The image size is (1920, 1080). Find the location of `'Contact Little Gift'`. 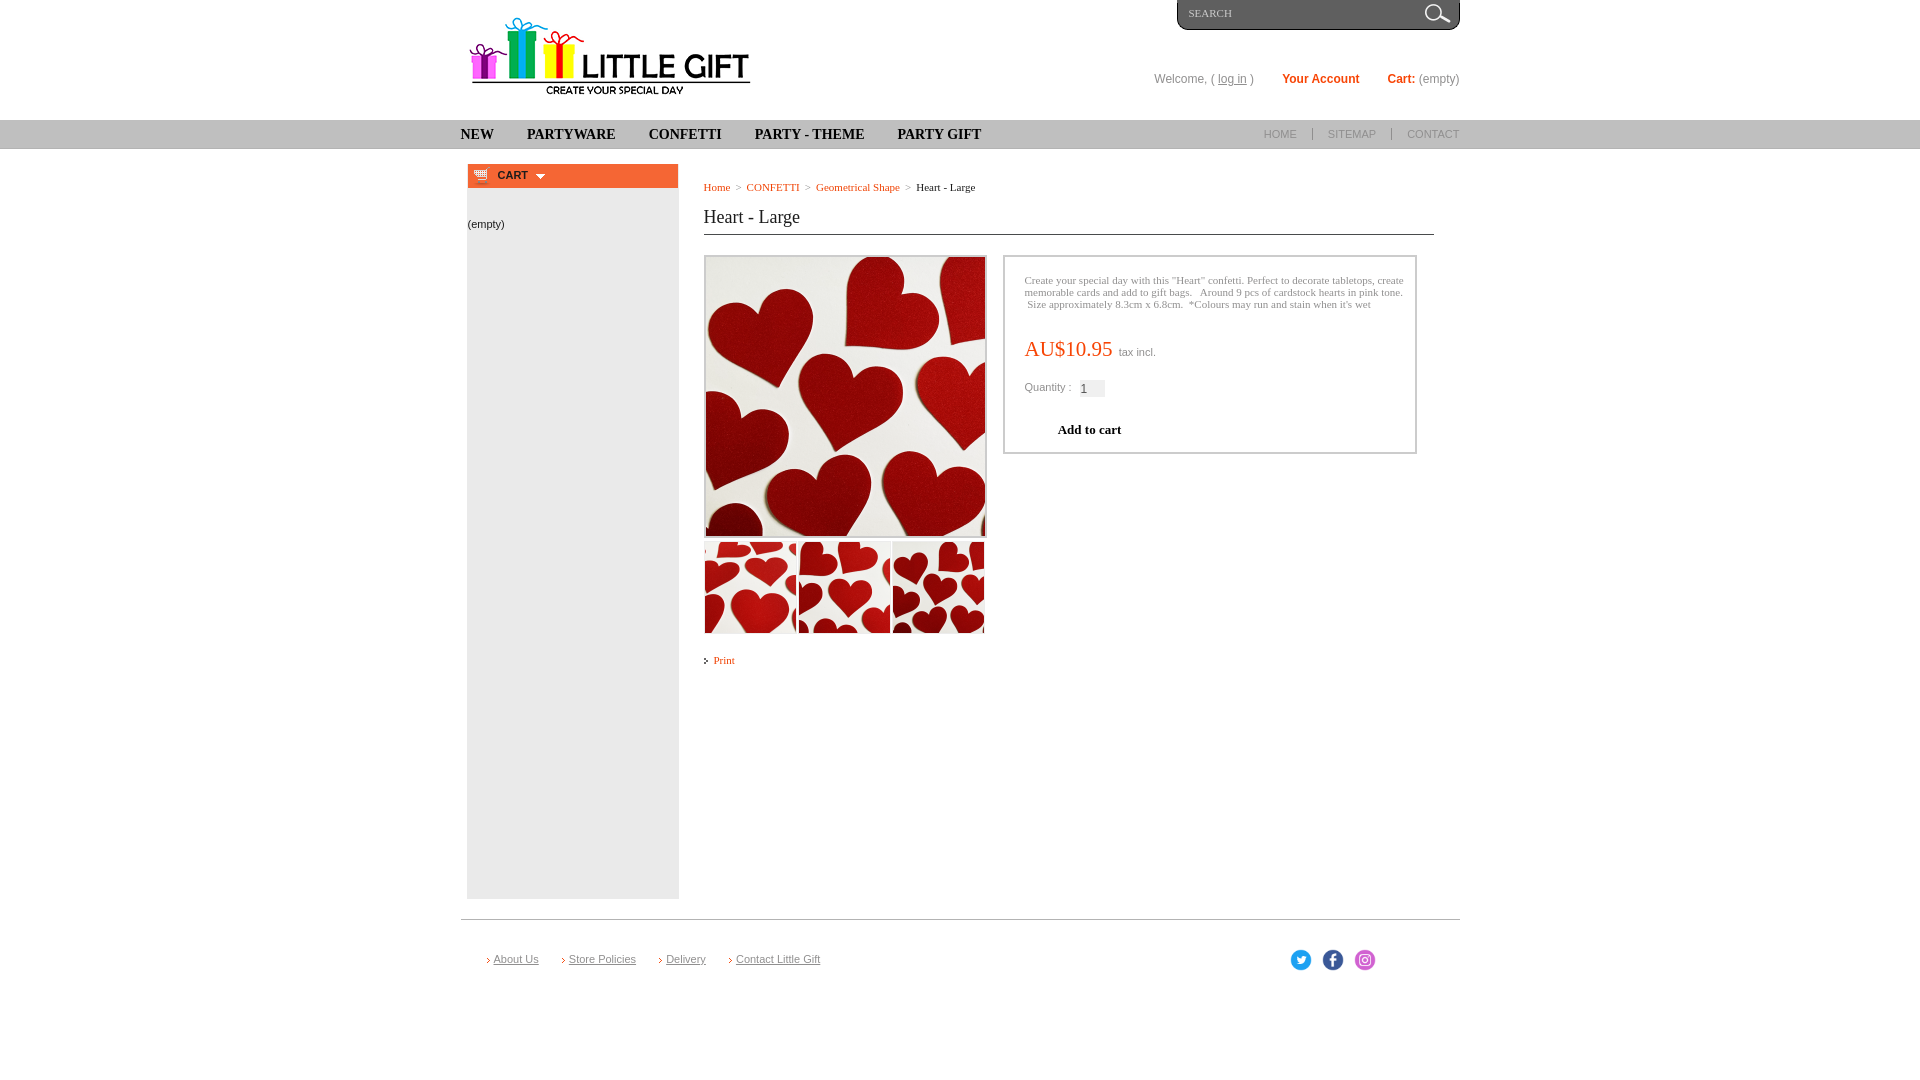

'Contact Little Gift' is located at coordinates (776, 958).